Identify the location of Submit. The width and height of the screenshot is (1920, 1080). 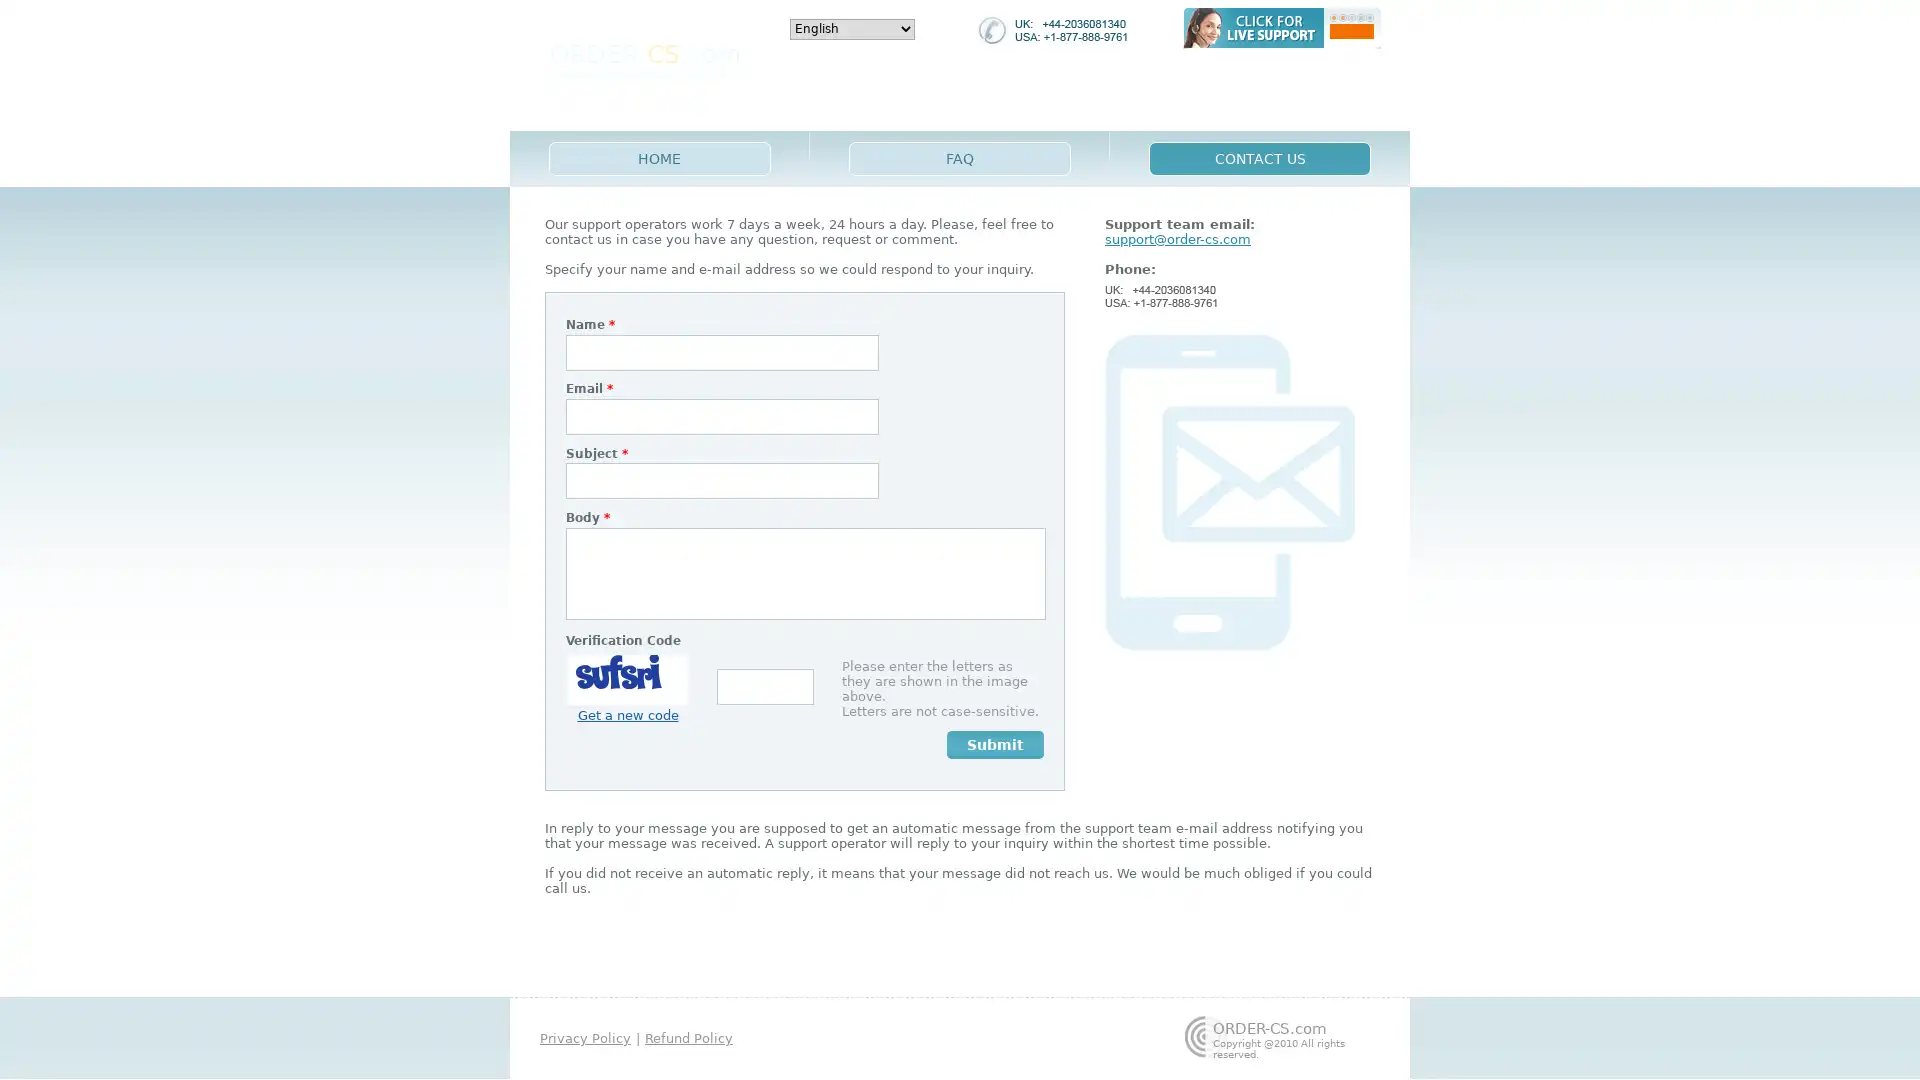
(995, 744).